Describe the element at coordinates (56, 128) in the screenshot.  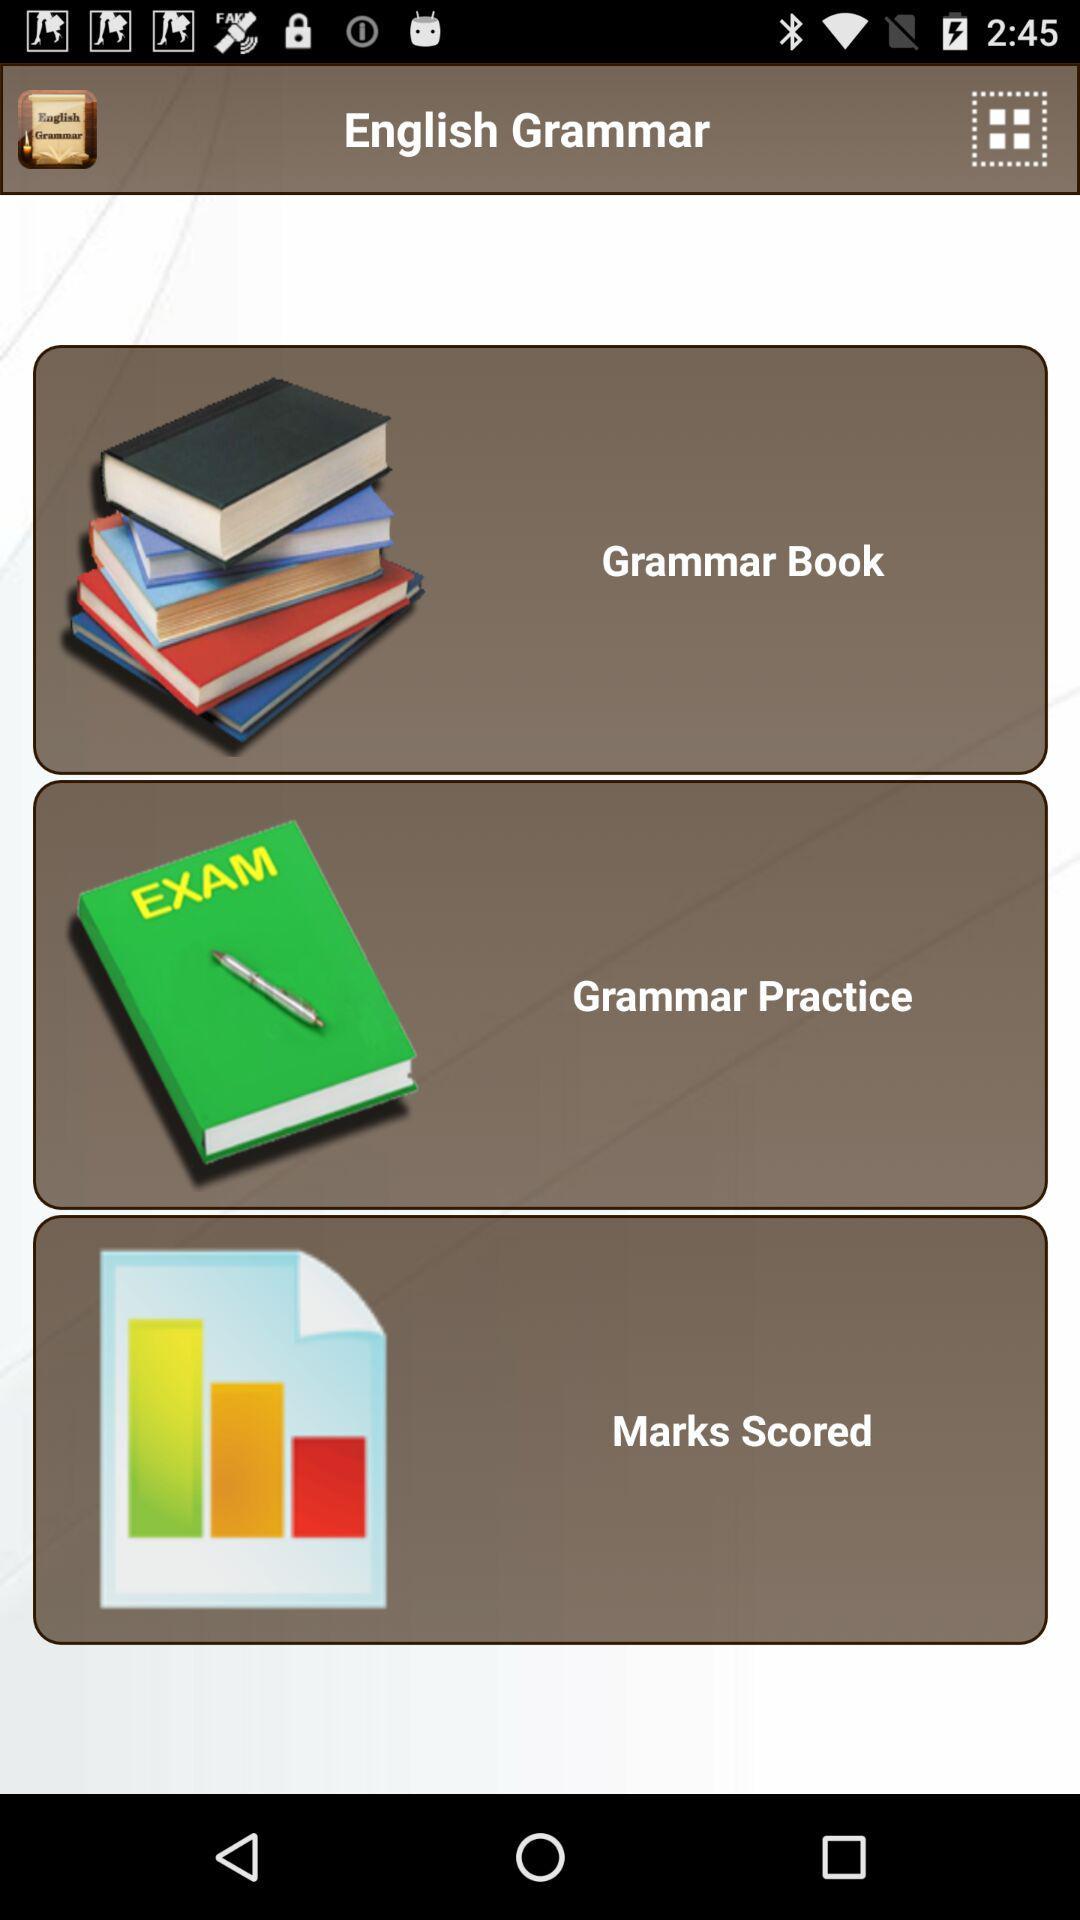
I see `icon to the left of the english grammar icon` at that location.